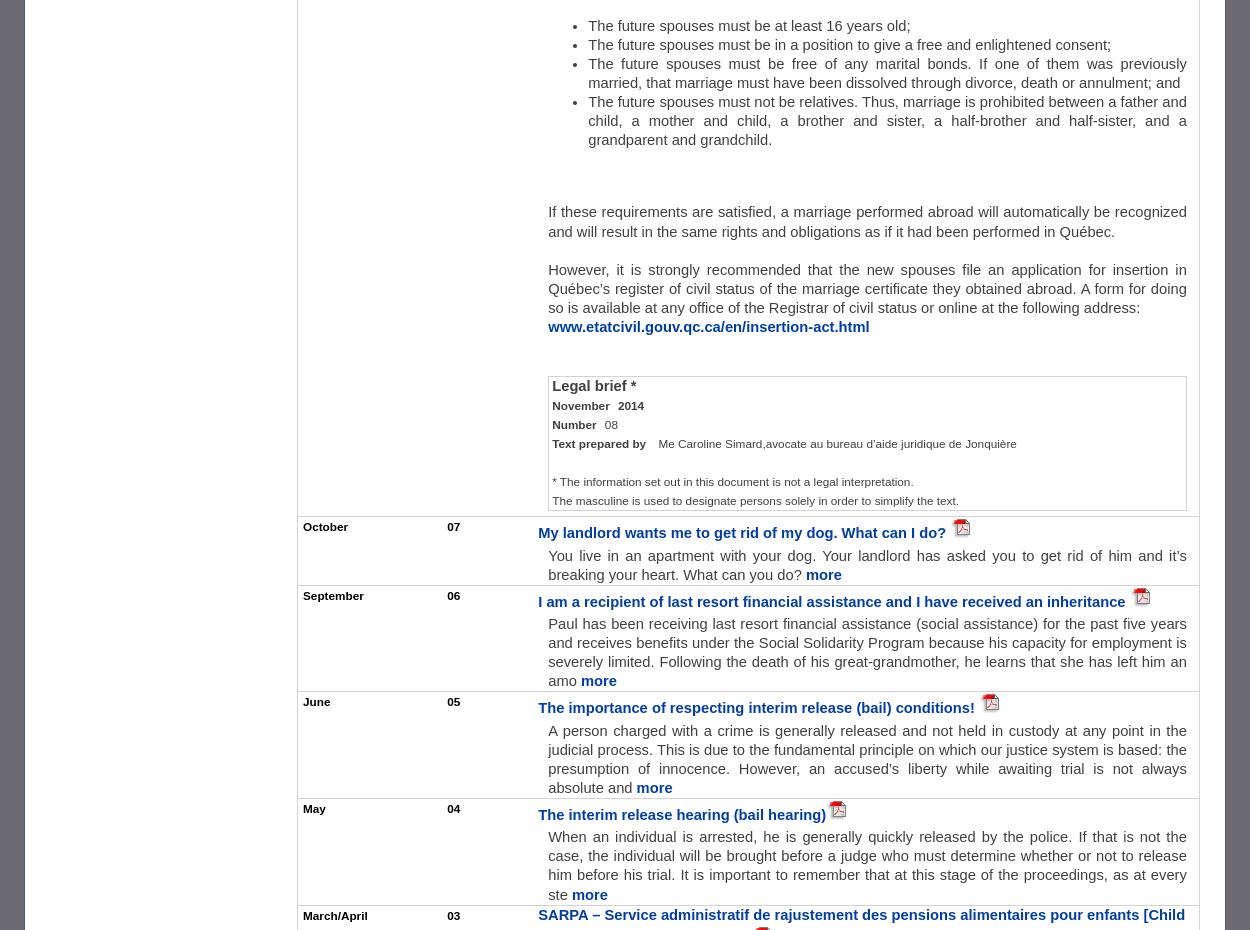 The width and height of the screenshot is (1250, 930). Describe the element at coordinates (315, 701) in the screenshot. I see `'June'` at that location.